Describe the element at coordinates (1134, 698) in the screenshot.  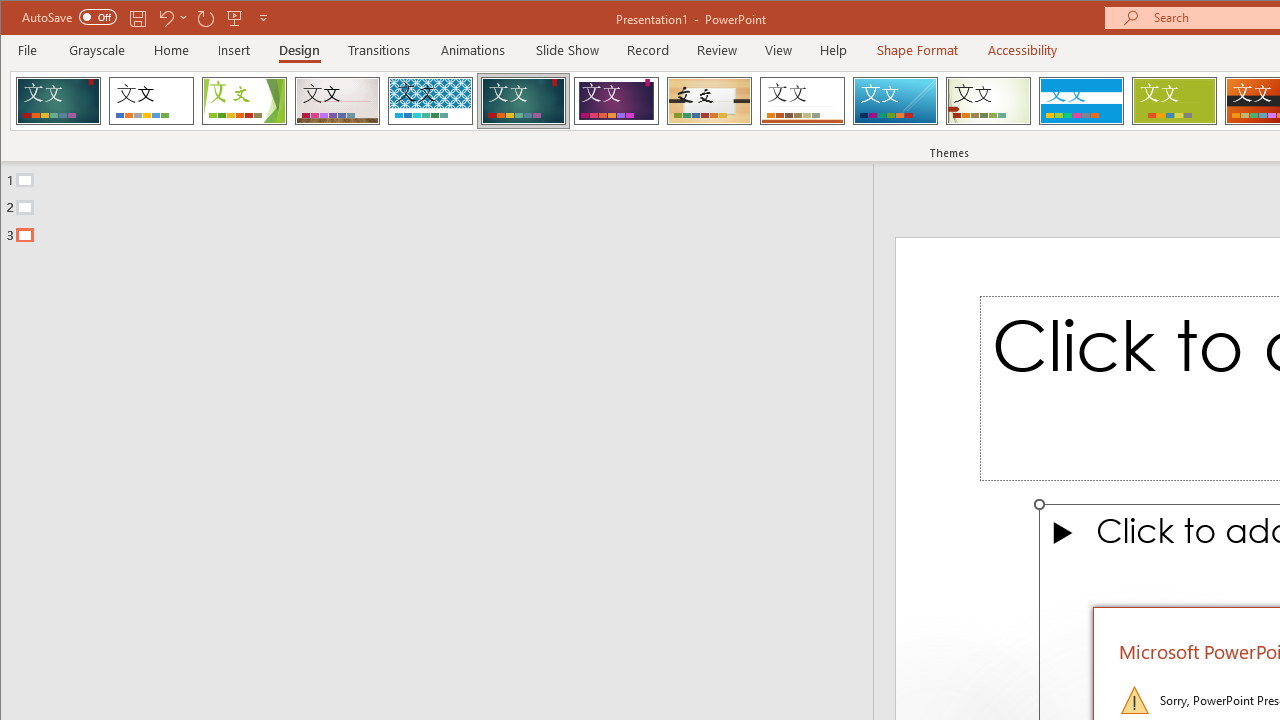
I see `'Warning Icon'` at that location.